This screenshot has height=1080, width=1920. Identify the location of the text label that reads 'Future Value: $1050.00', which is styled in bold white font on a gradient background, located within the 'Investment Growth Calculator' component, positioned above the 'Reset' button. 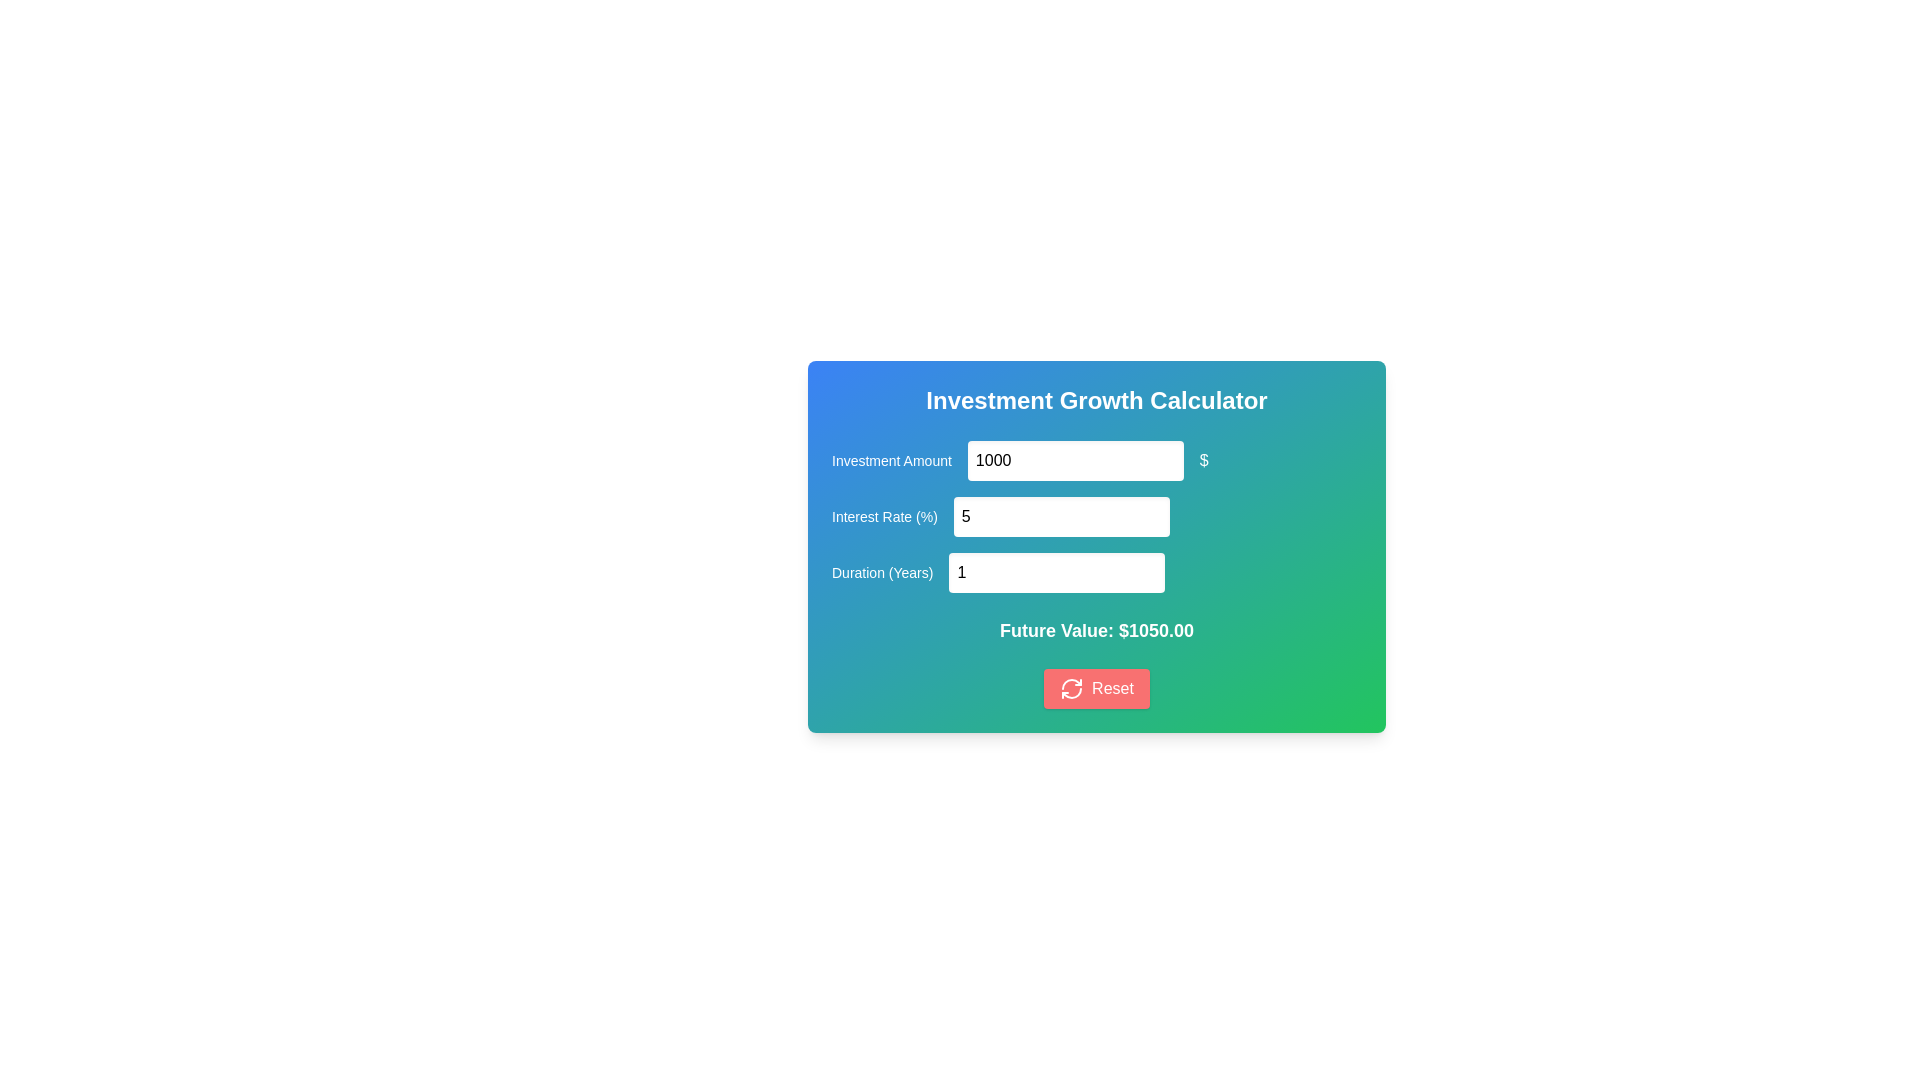
(1096, 631).